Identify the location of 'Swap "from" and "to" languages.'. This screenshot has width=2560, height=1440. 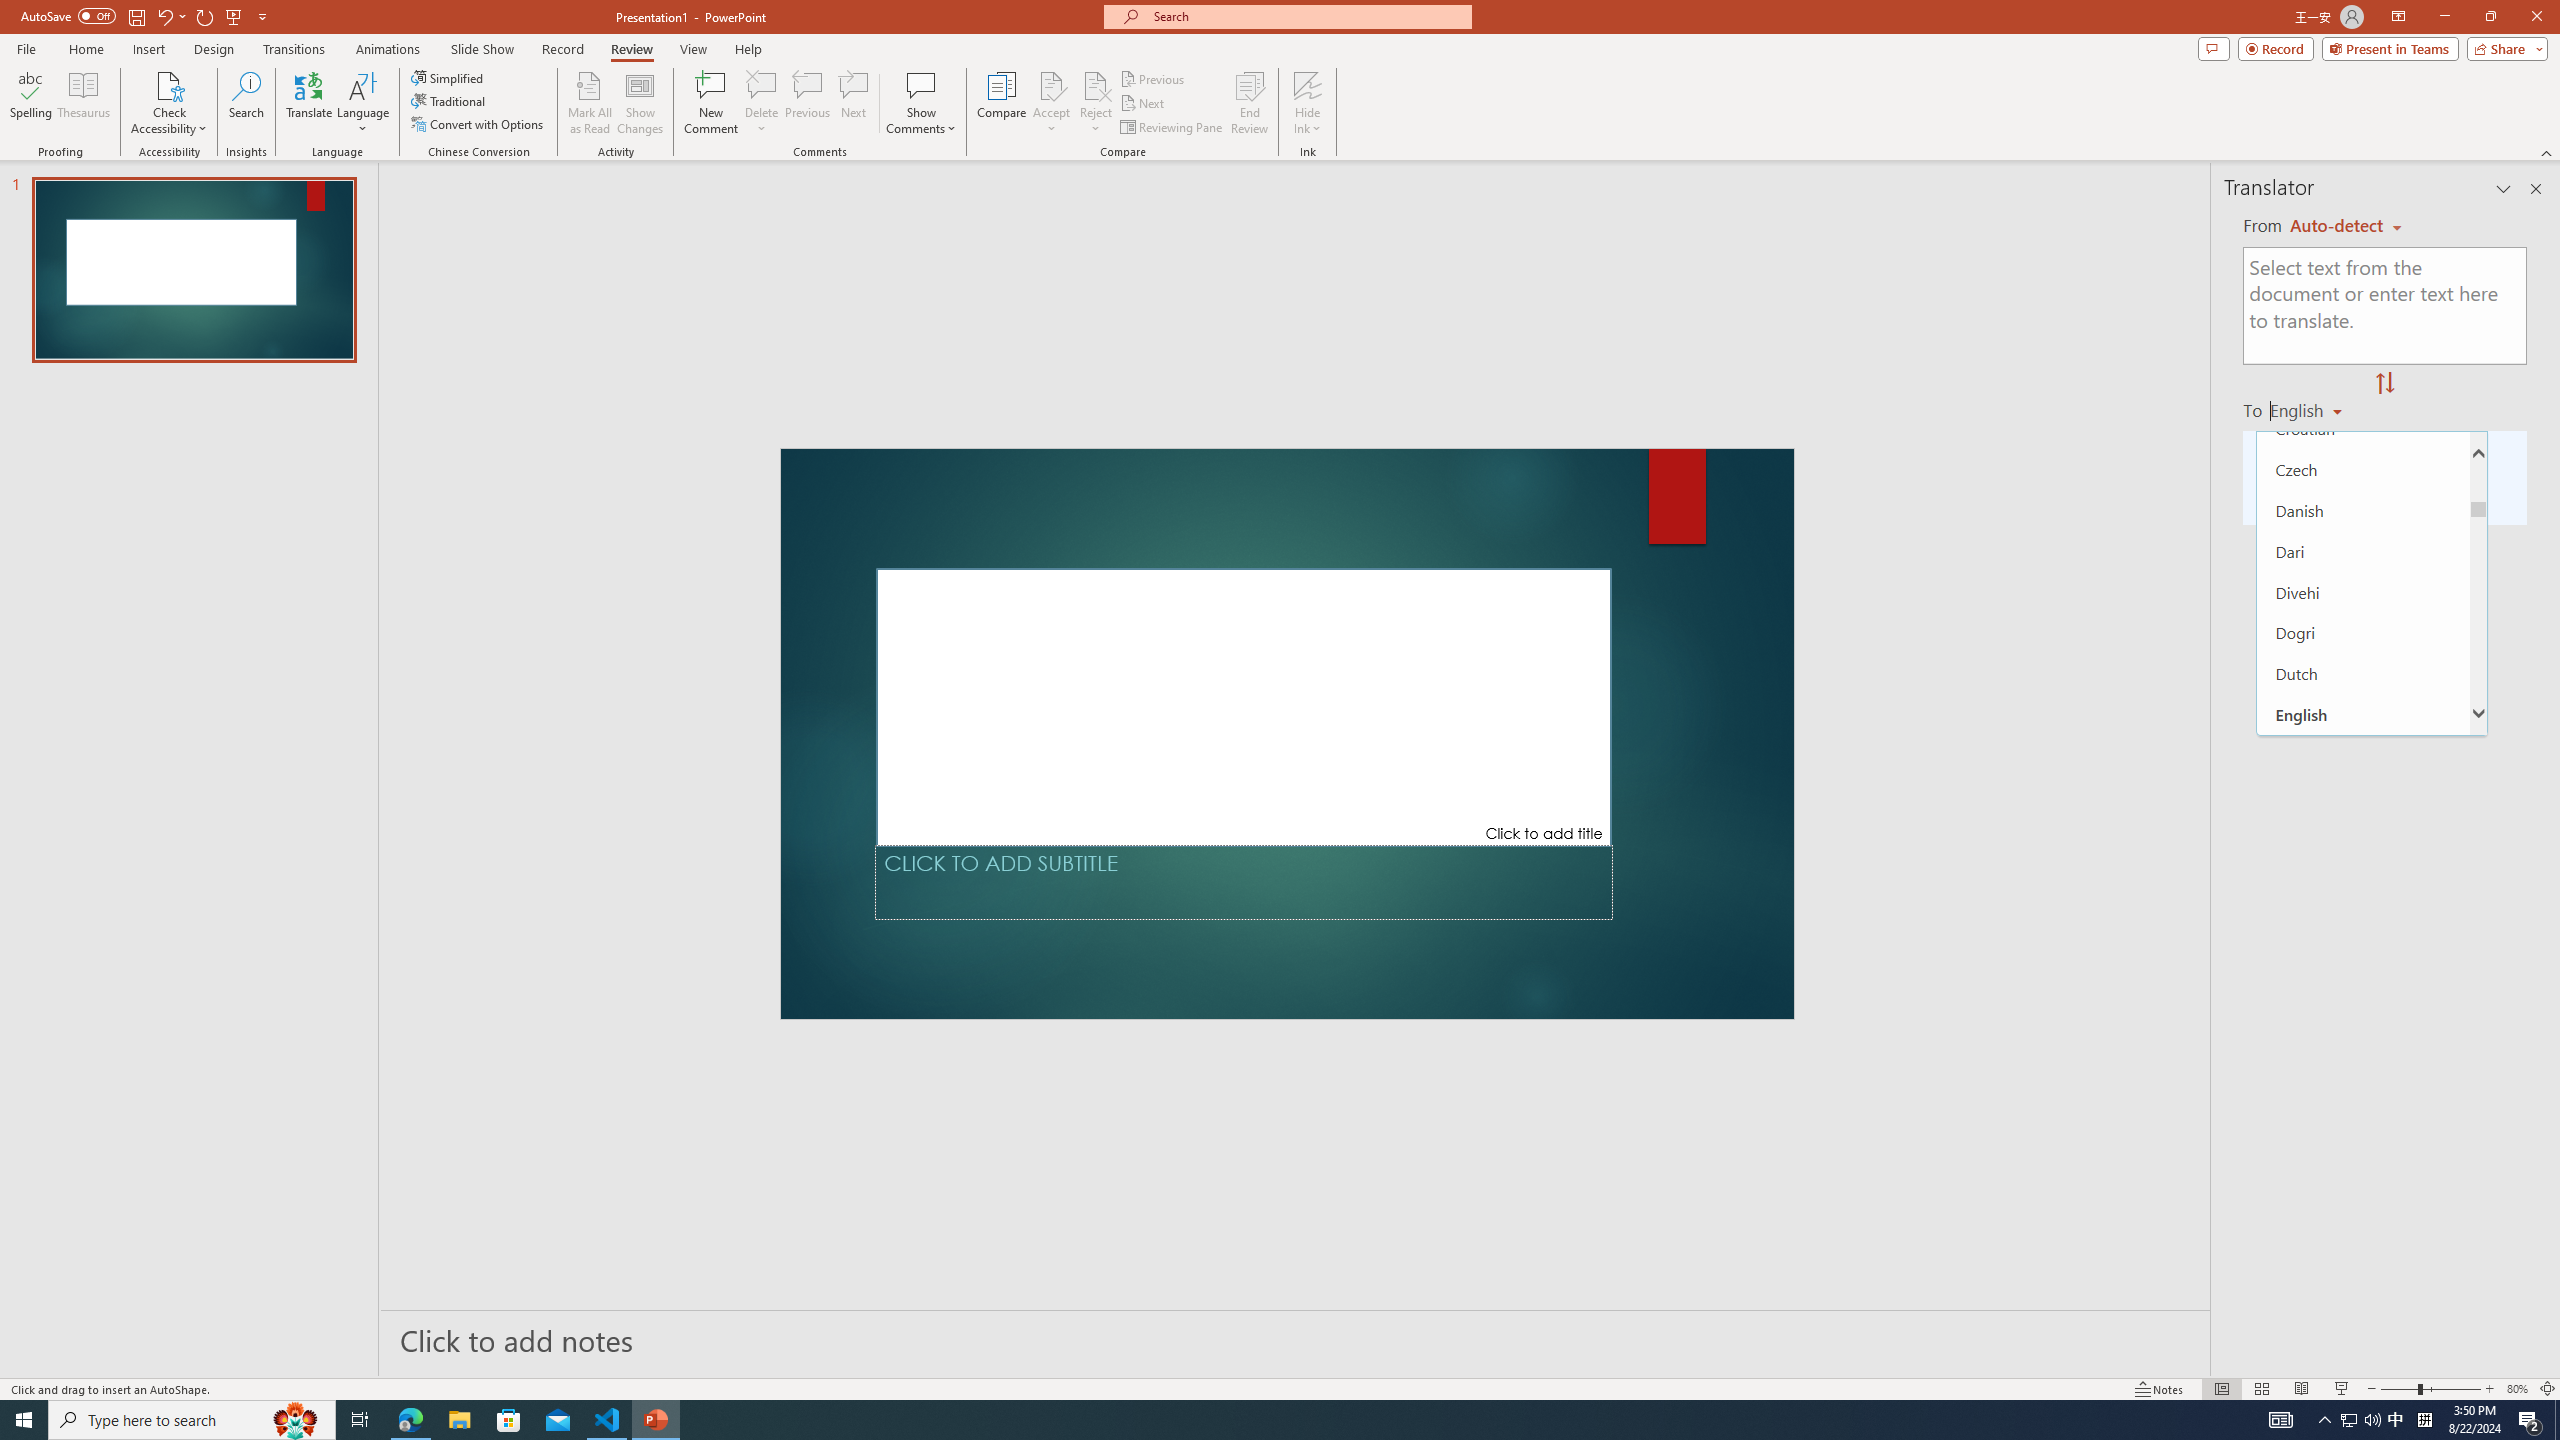
(2384, 383).